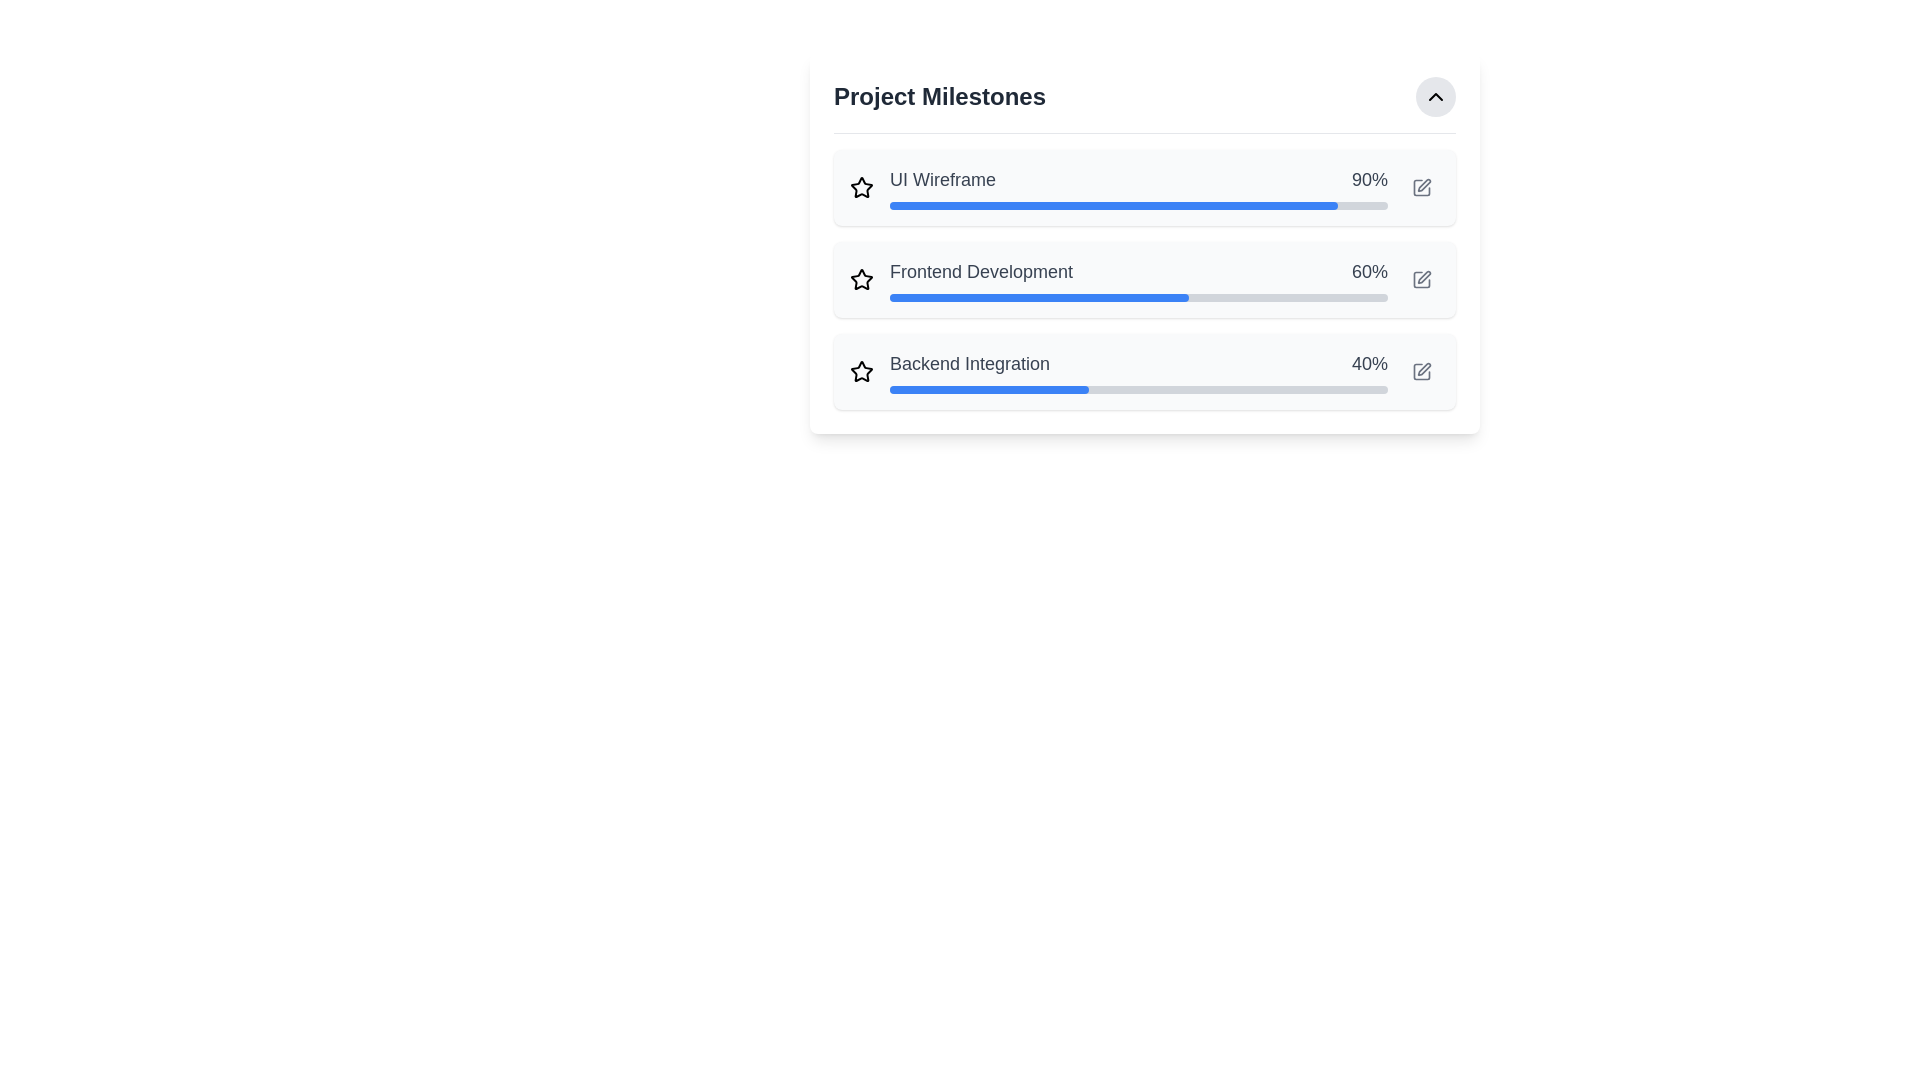 The image size is (1920, 1080). Describe the element at coordinates (1113, 205) in the screenshot. I see `the horizontal progress bar that is blue and represents the current progress, situated below the text 'UI Wireframe' and adjacent to the label showing '90%'` at that location.